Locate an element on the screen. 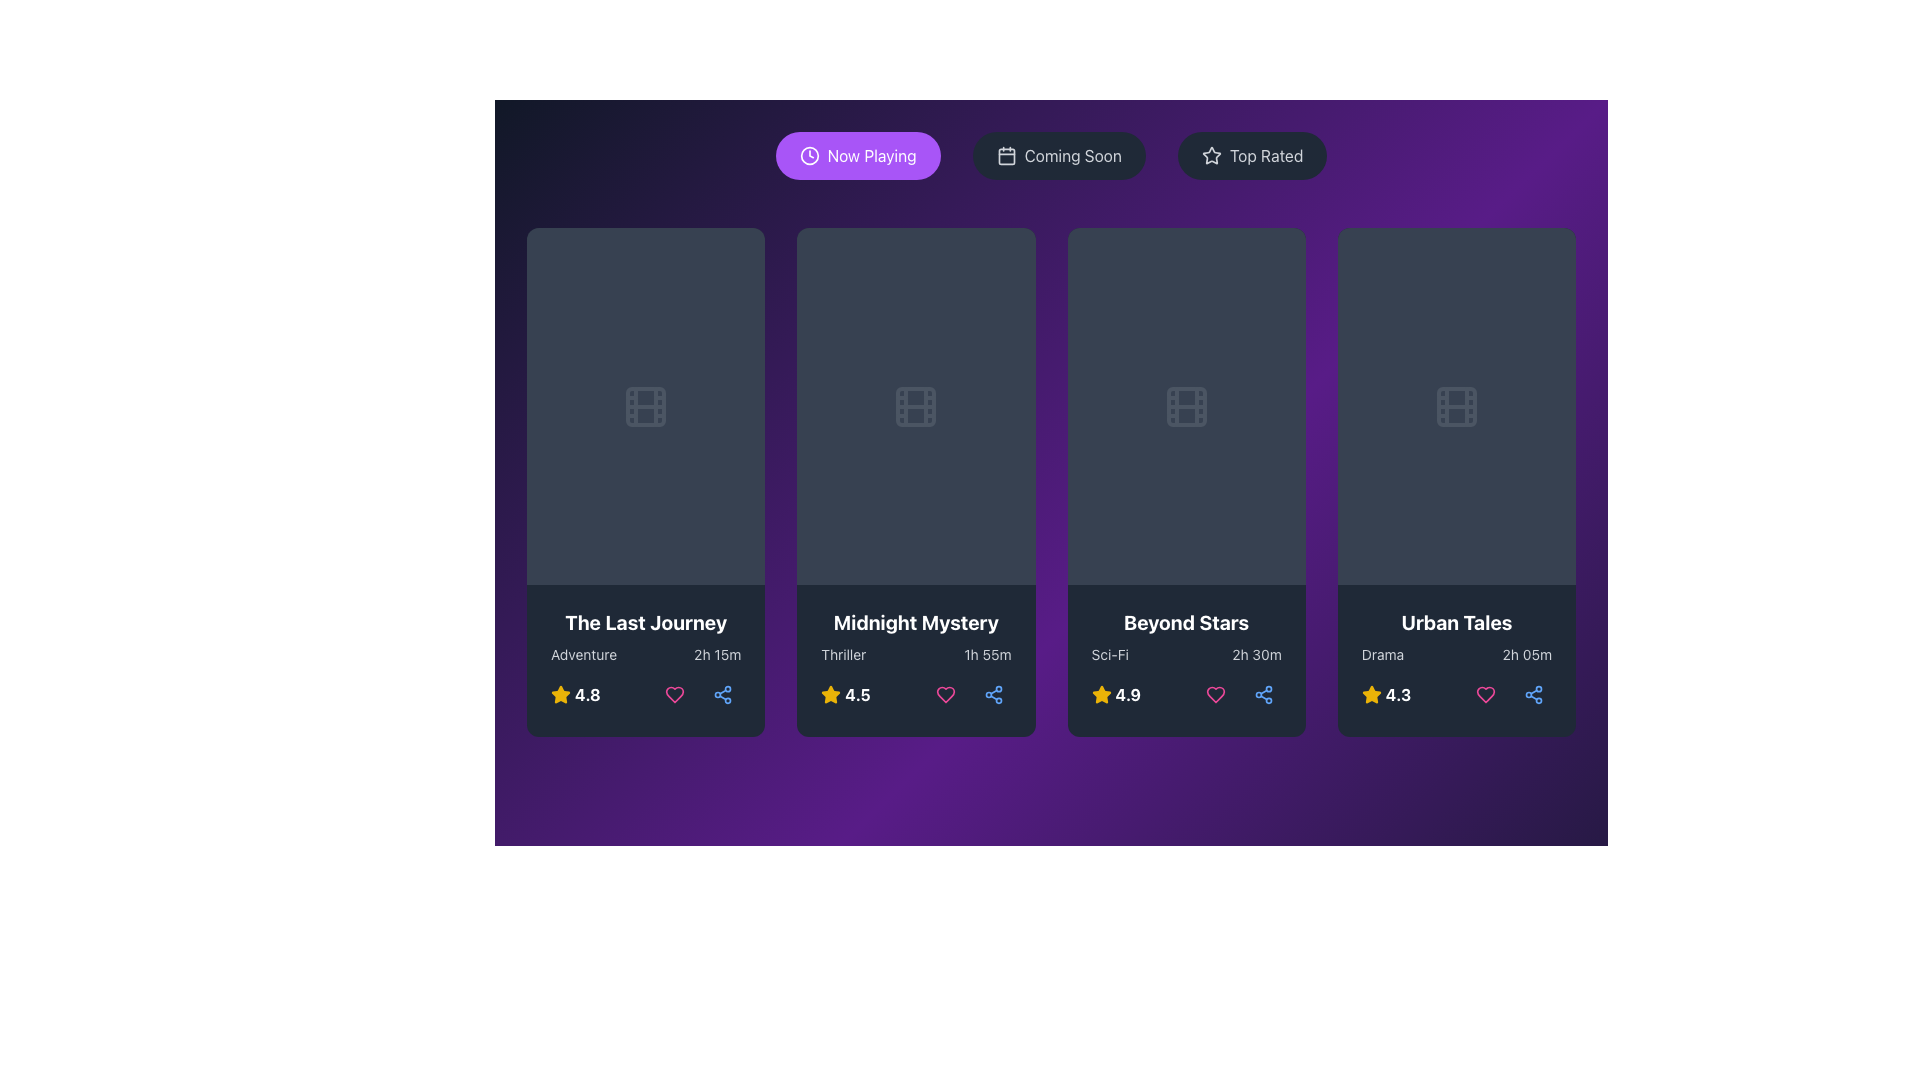 The width and height of the screenshot is (1920, 1080). the heart-shaped interactive button with a pink outline located at the bottom of the fourth card in the grid layout is located at coordinates (1486, 693).